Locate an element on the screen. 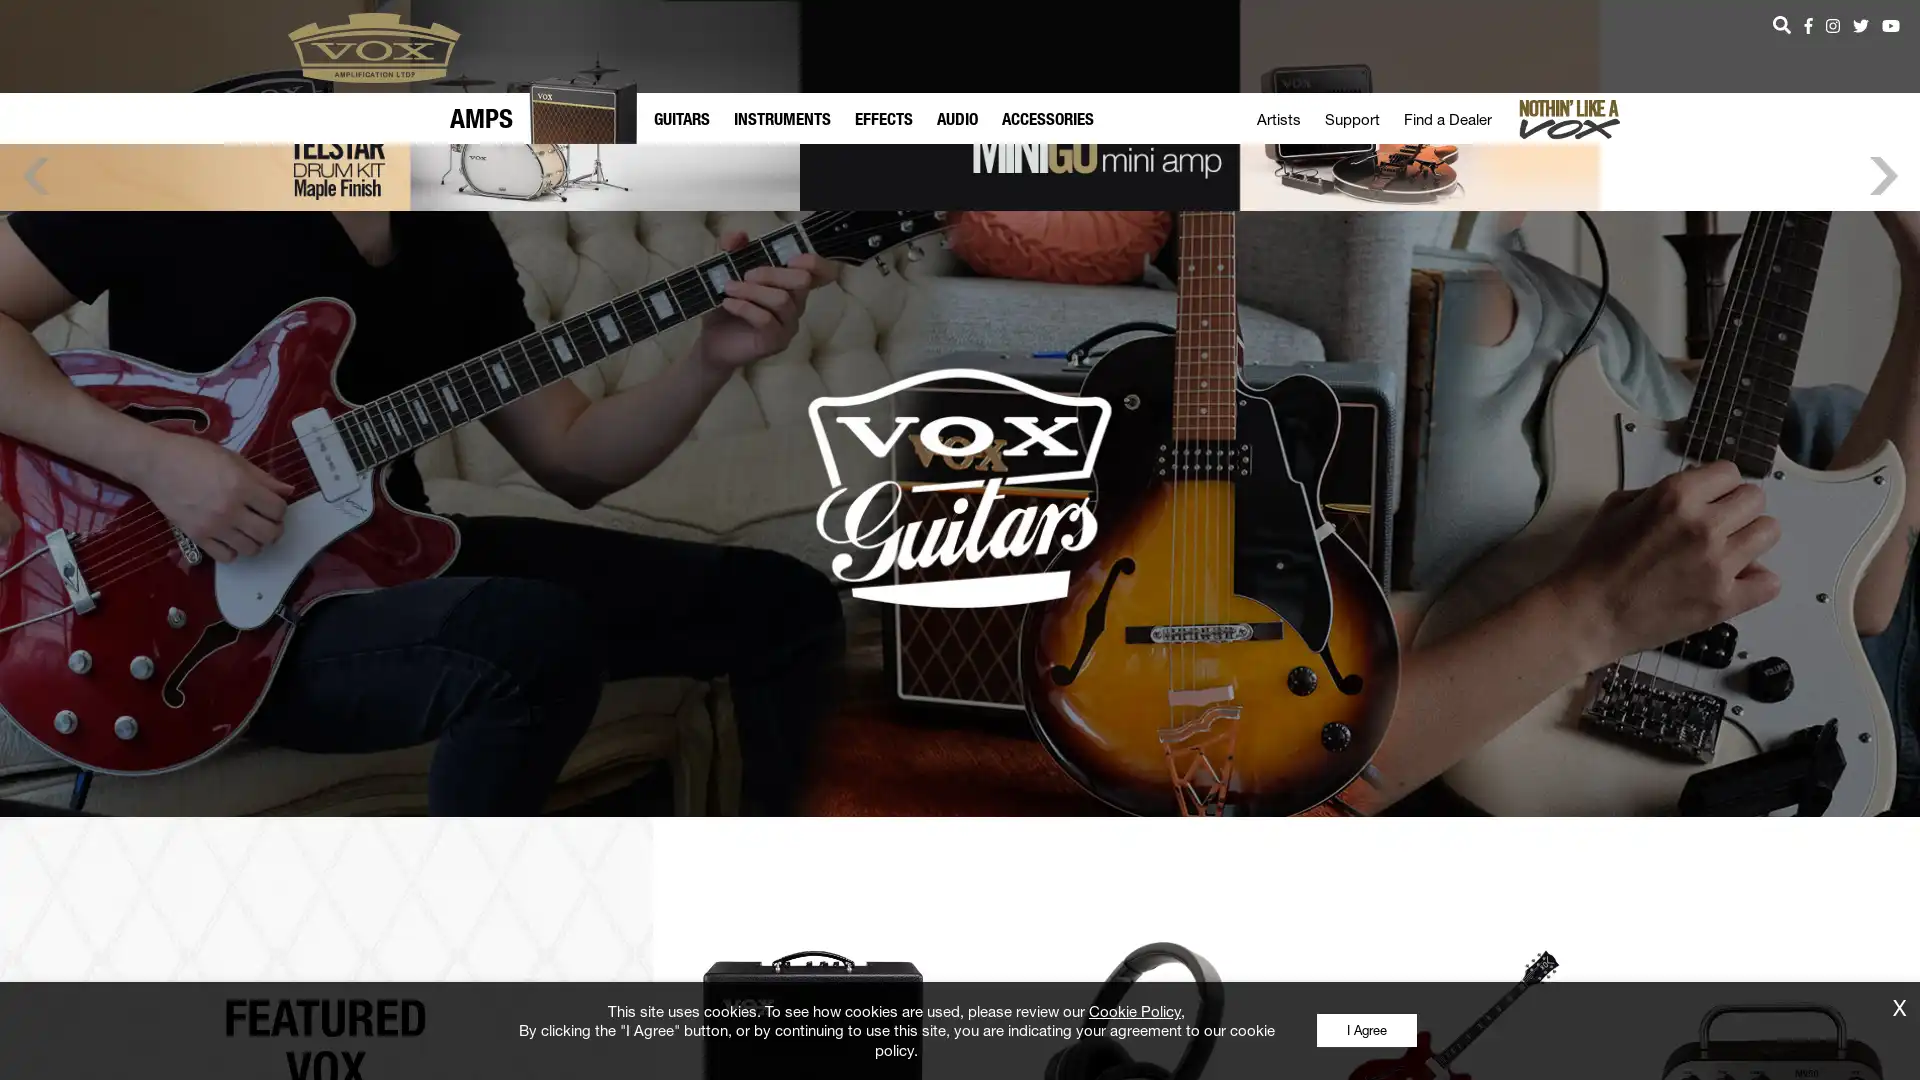 This screenshot has height=1080, width=1920. I Agree is located at coordinates (1365, 1030).